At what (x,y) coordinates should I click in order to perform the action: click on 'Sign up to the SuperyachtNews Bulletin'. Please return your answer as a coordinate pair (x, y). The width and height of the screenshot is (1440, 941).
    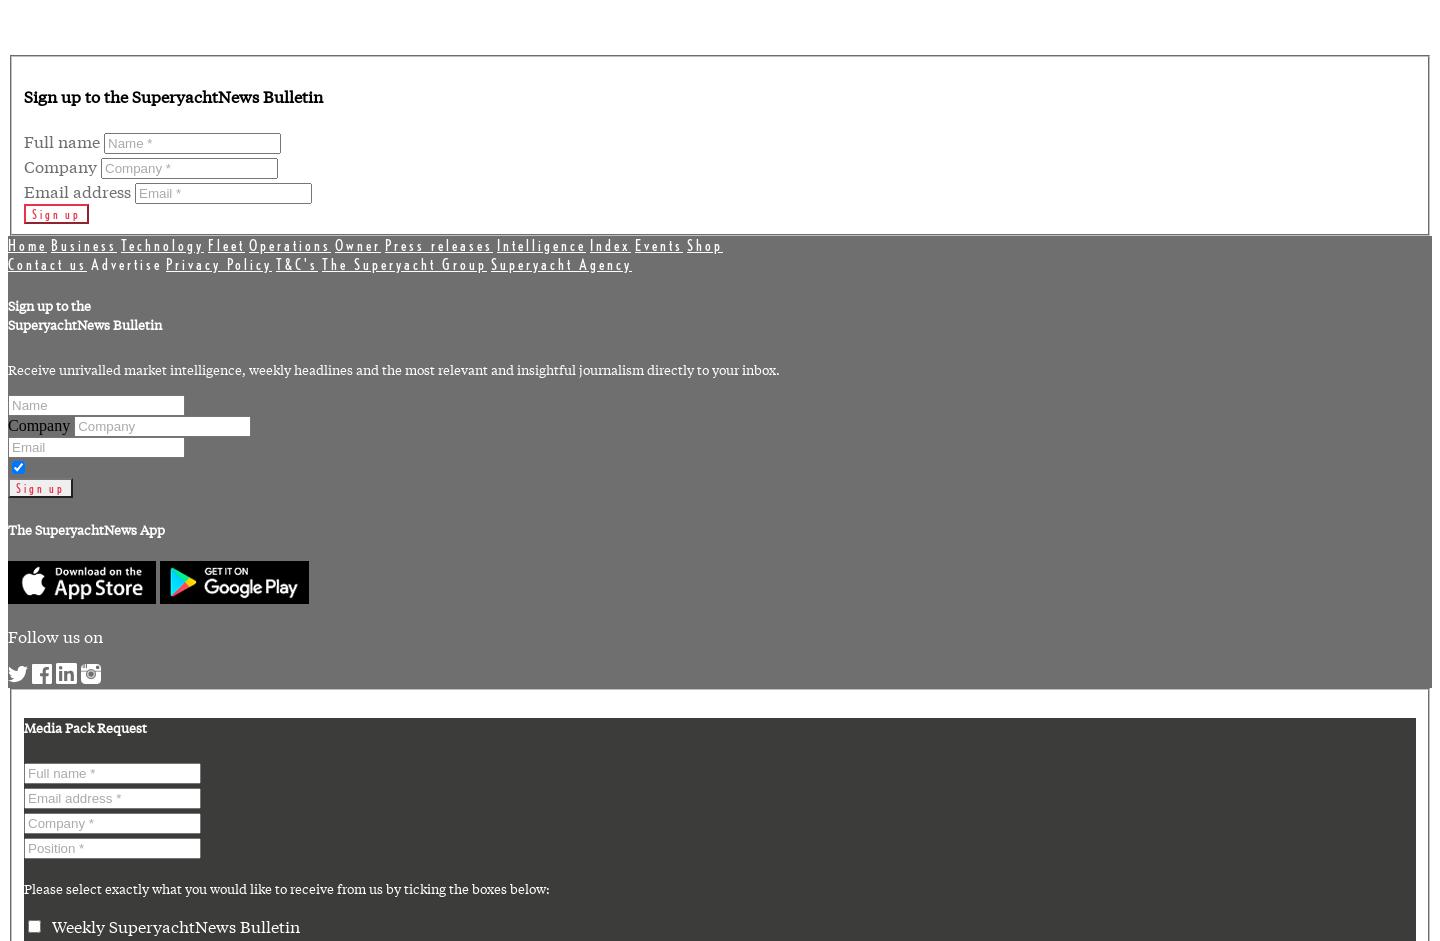
    Looking at the image, I should click on (172, 95).